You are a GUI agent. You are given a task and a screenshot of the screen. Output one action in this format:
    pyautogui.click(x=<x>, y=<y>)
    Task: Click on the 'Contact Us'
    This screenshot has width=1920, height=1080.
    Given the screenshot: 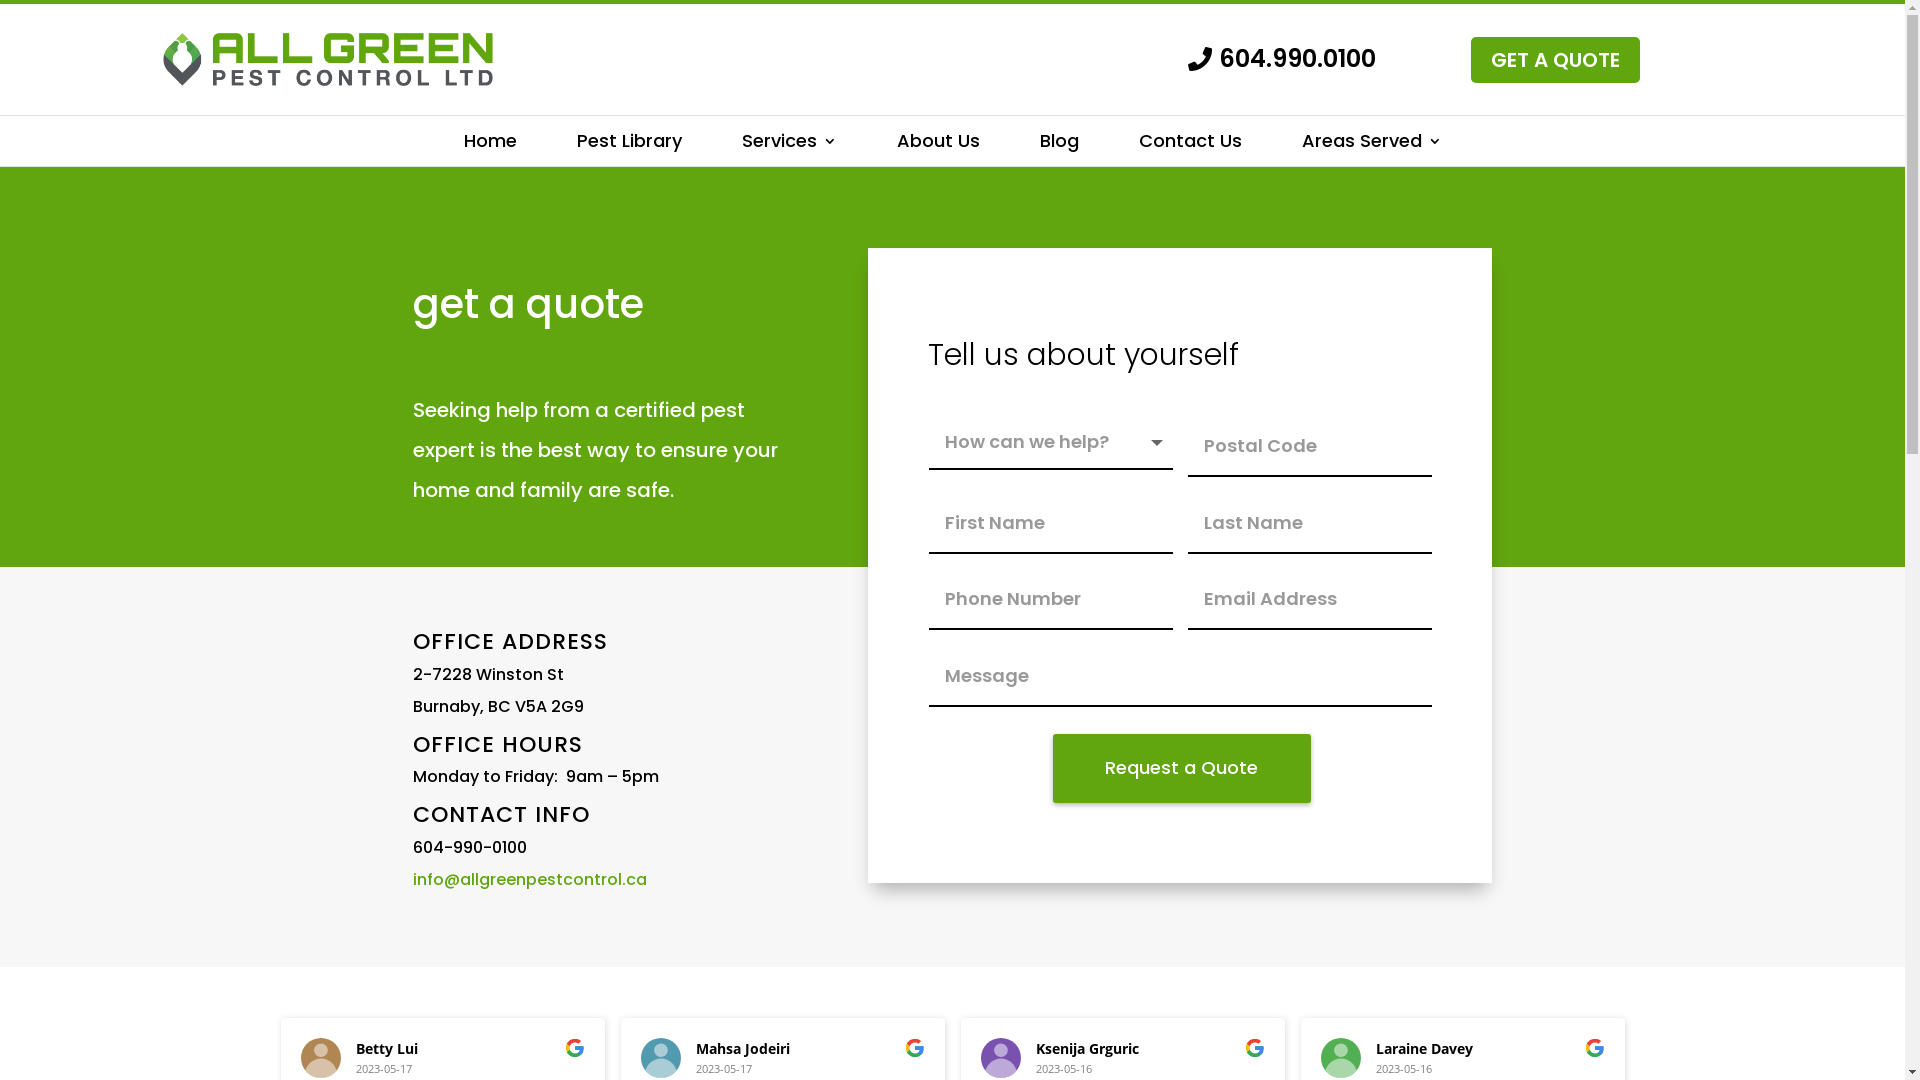 What is the action you would take?
    pyautogui.click(x=1189, y=144)
    